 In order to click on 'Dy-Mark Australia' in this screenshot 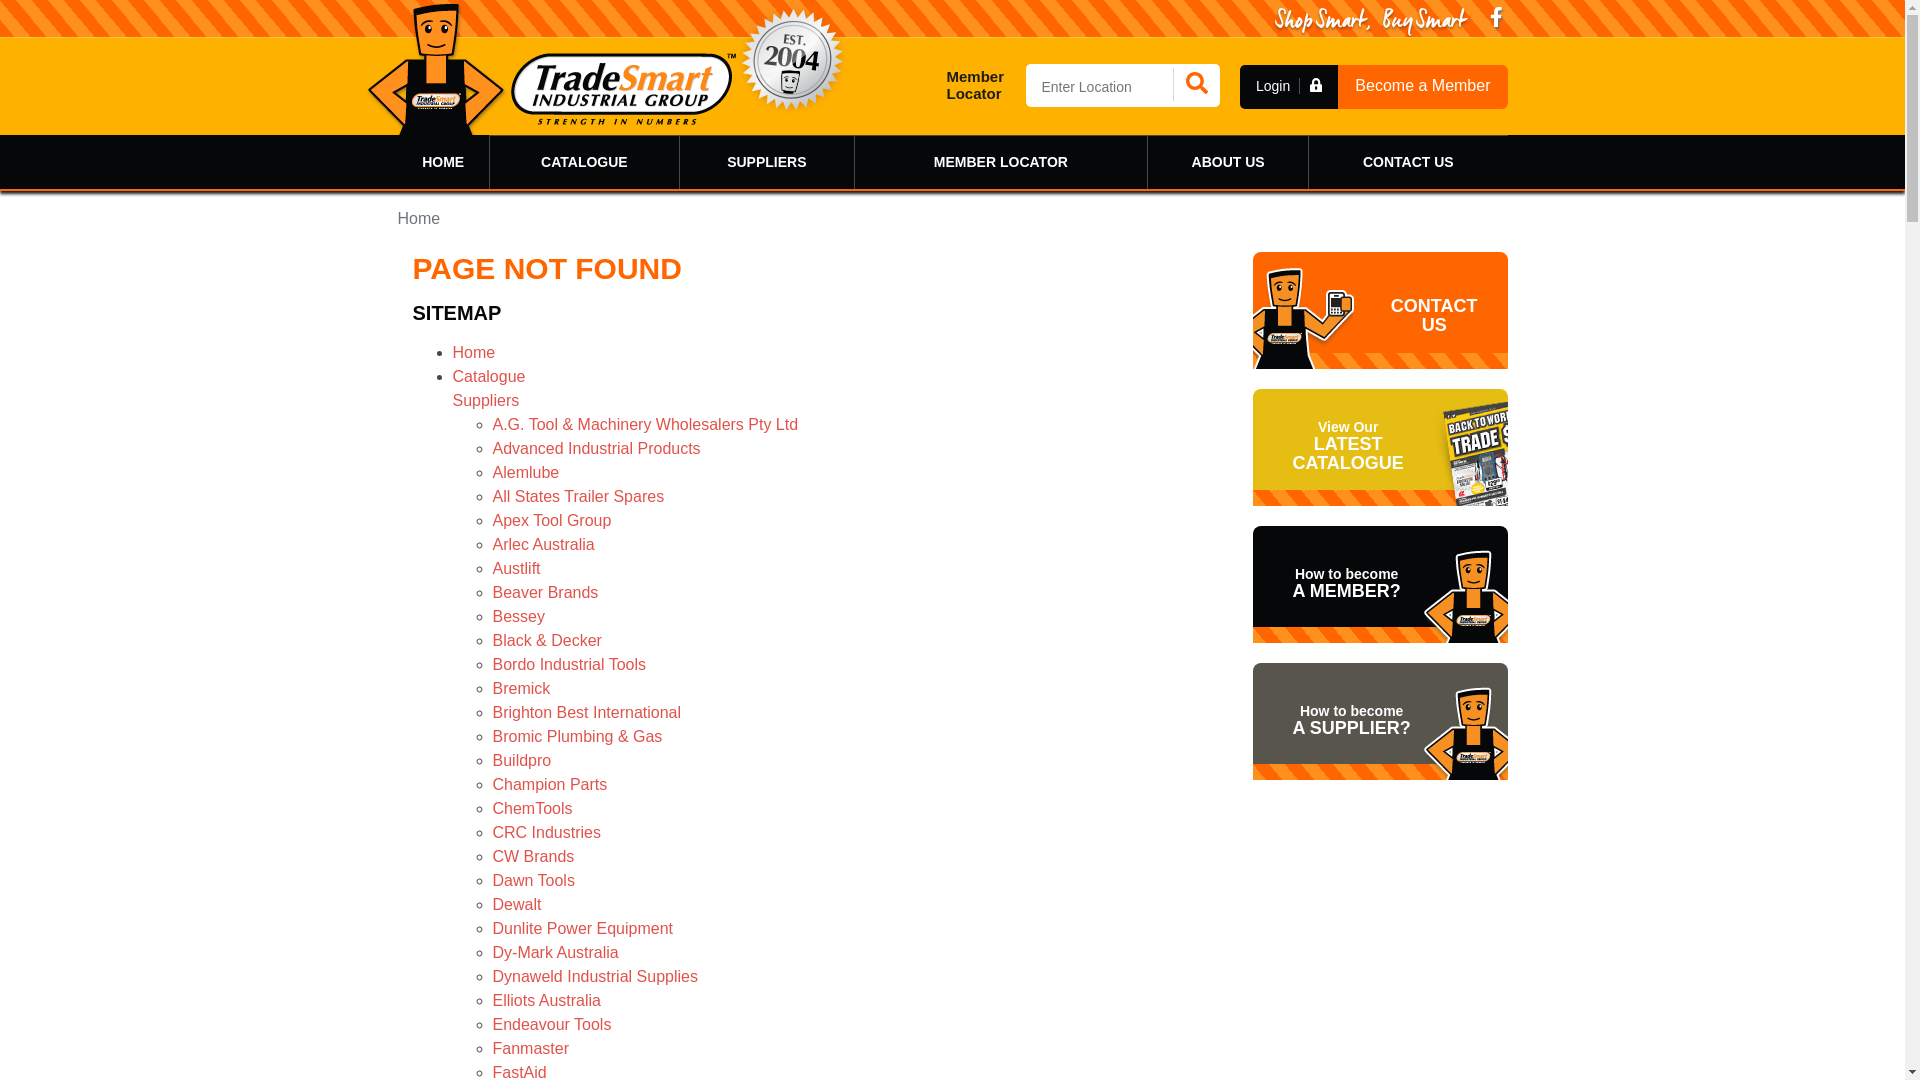, I will do `click(491, 951)`.